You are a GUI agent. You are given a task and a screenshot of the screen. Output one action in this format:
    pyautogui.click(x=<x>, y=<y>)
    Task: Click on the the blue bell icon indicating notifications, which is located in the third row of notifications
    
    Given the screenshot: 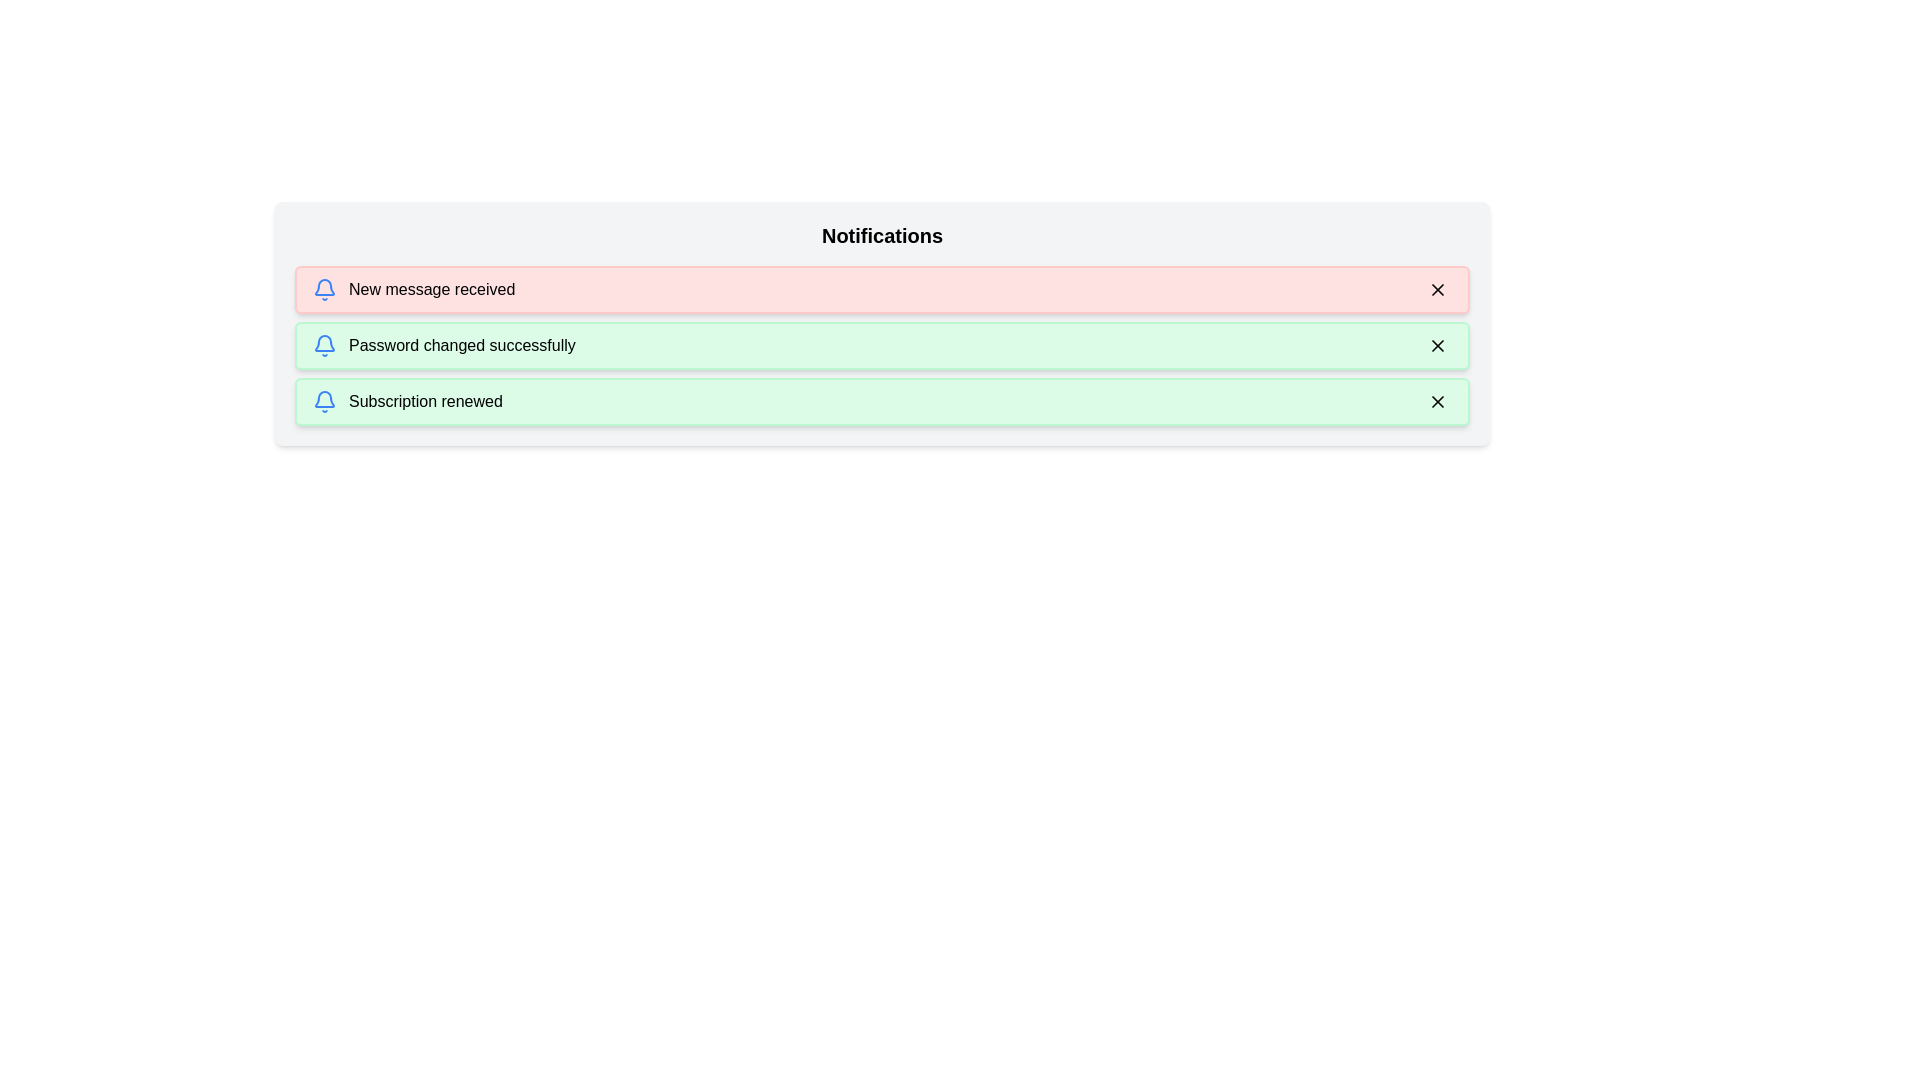 What is the action you would take?
    pyautogui.click(x=325, y=401)
    